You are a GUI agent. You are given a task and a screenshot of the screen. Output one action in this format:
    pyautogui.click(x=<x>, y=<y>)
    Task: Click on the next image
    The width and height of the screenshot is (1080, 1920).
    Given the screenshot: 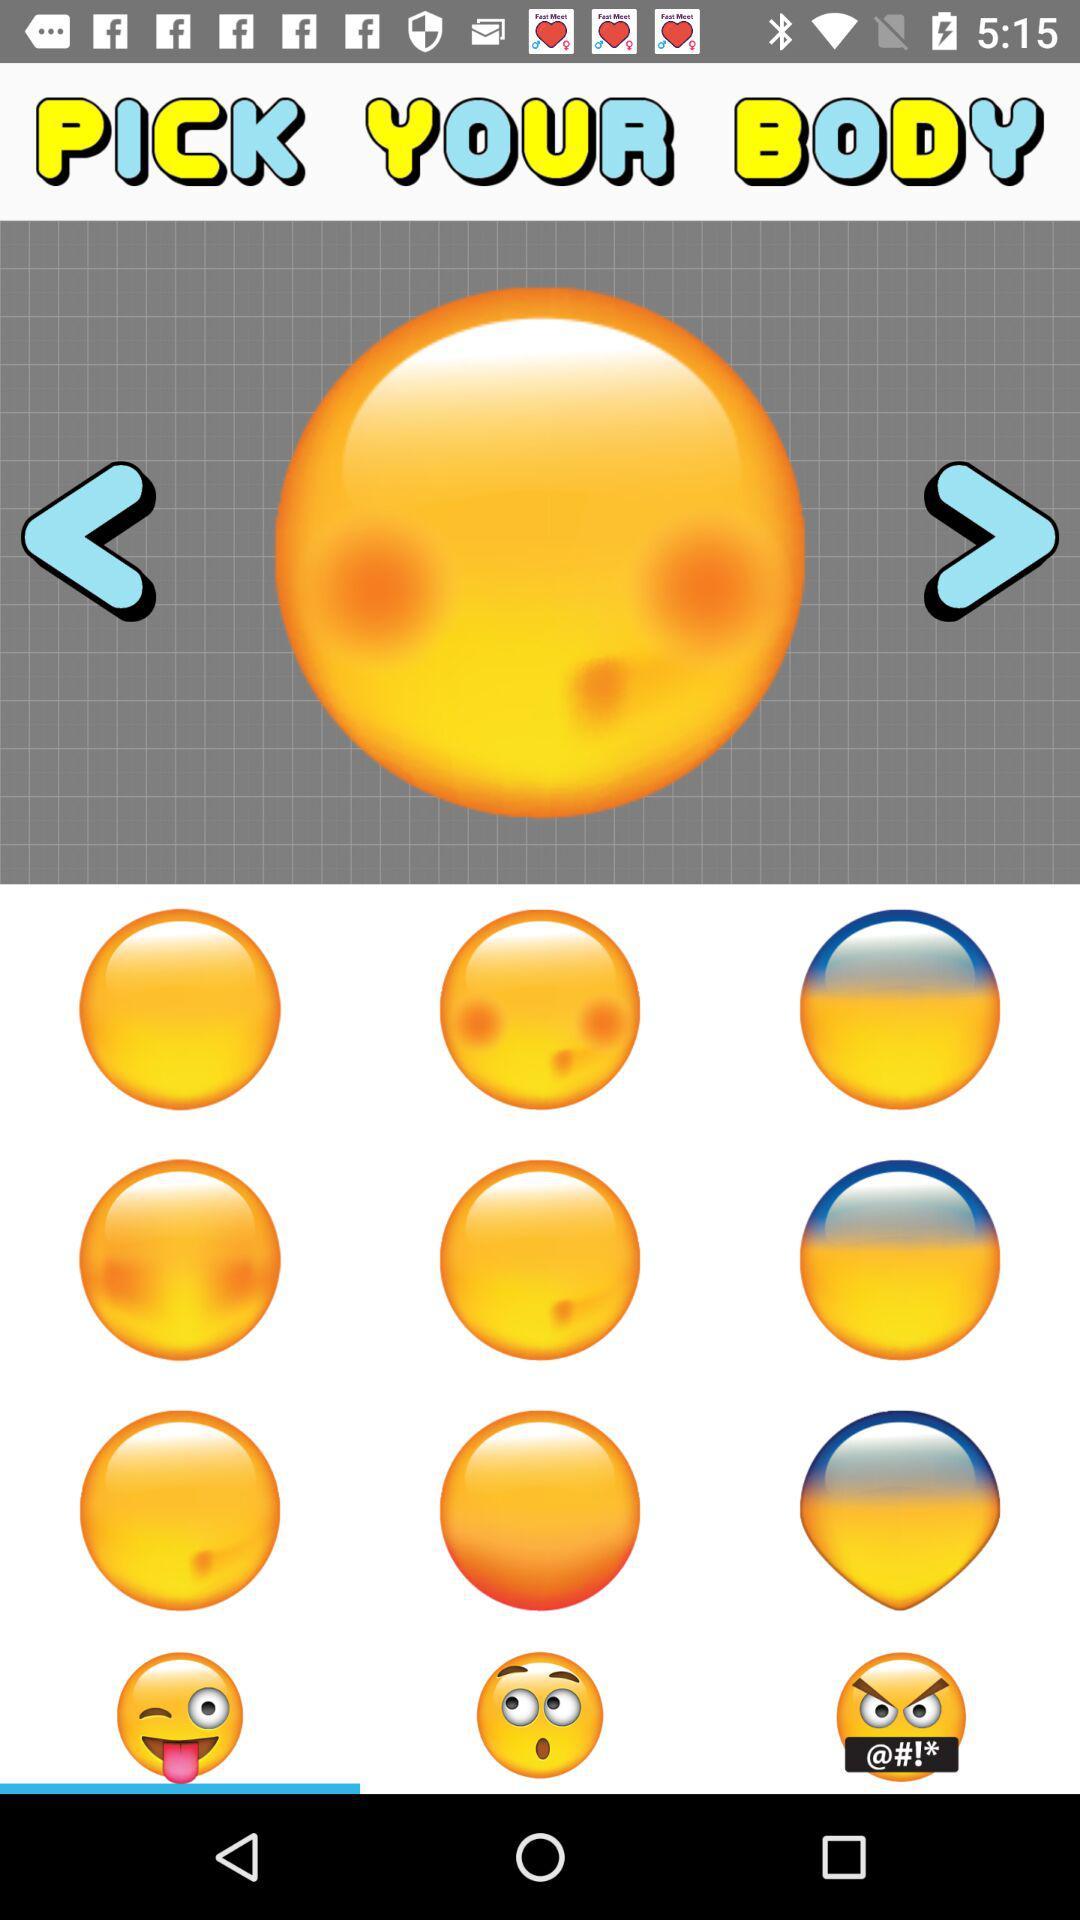 What is the action you would take?
    pyautogui.click(x=972, y=552)
    